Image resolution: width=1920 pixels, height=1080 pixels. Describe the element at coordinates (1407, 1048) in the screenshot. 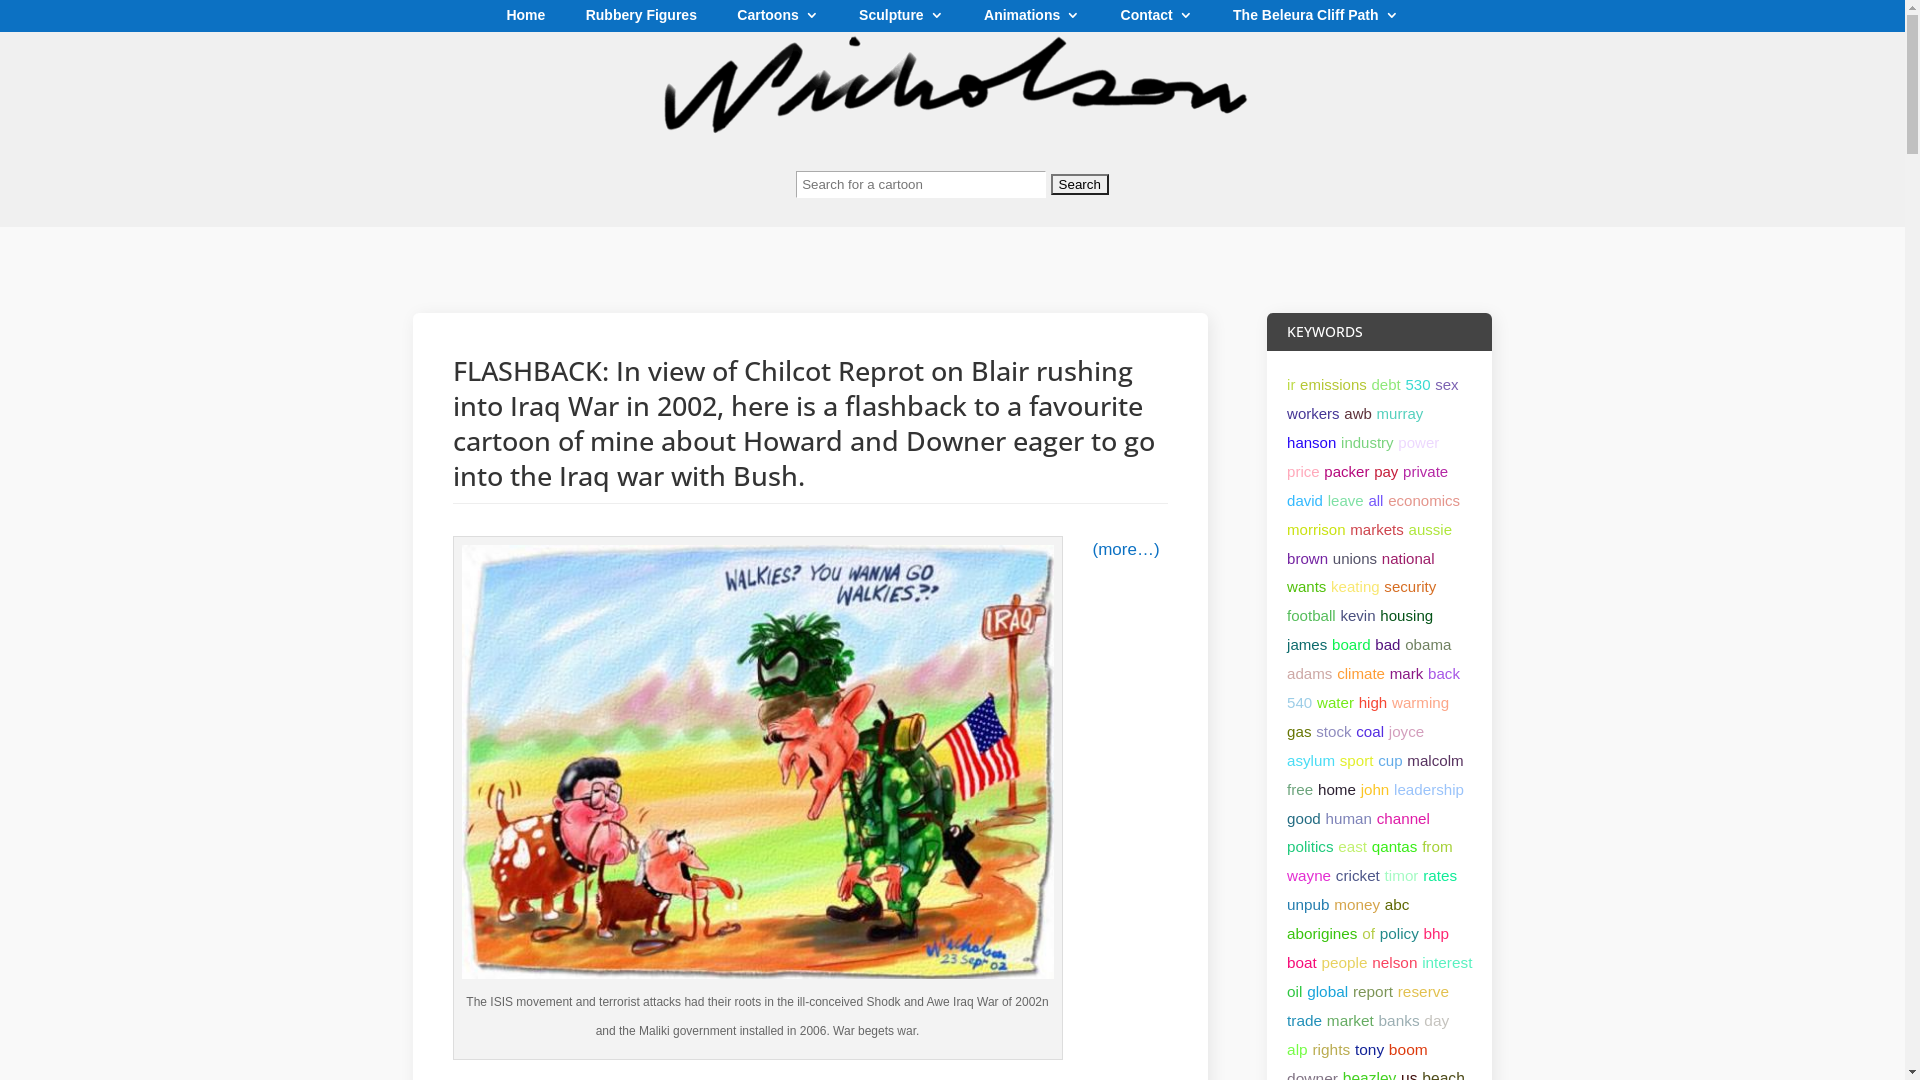

I see `'boom'` at that location.